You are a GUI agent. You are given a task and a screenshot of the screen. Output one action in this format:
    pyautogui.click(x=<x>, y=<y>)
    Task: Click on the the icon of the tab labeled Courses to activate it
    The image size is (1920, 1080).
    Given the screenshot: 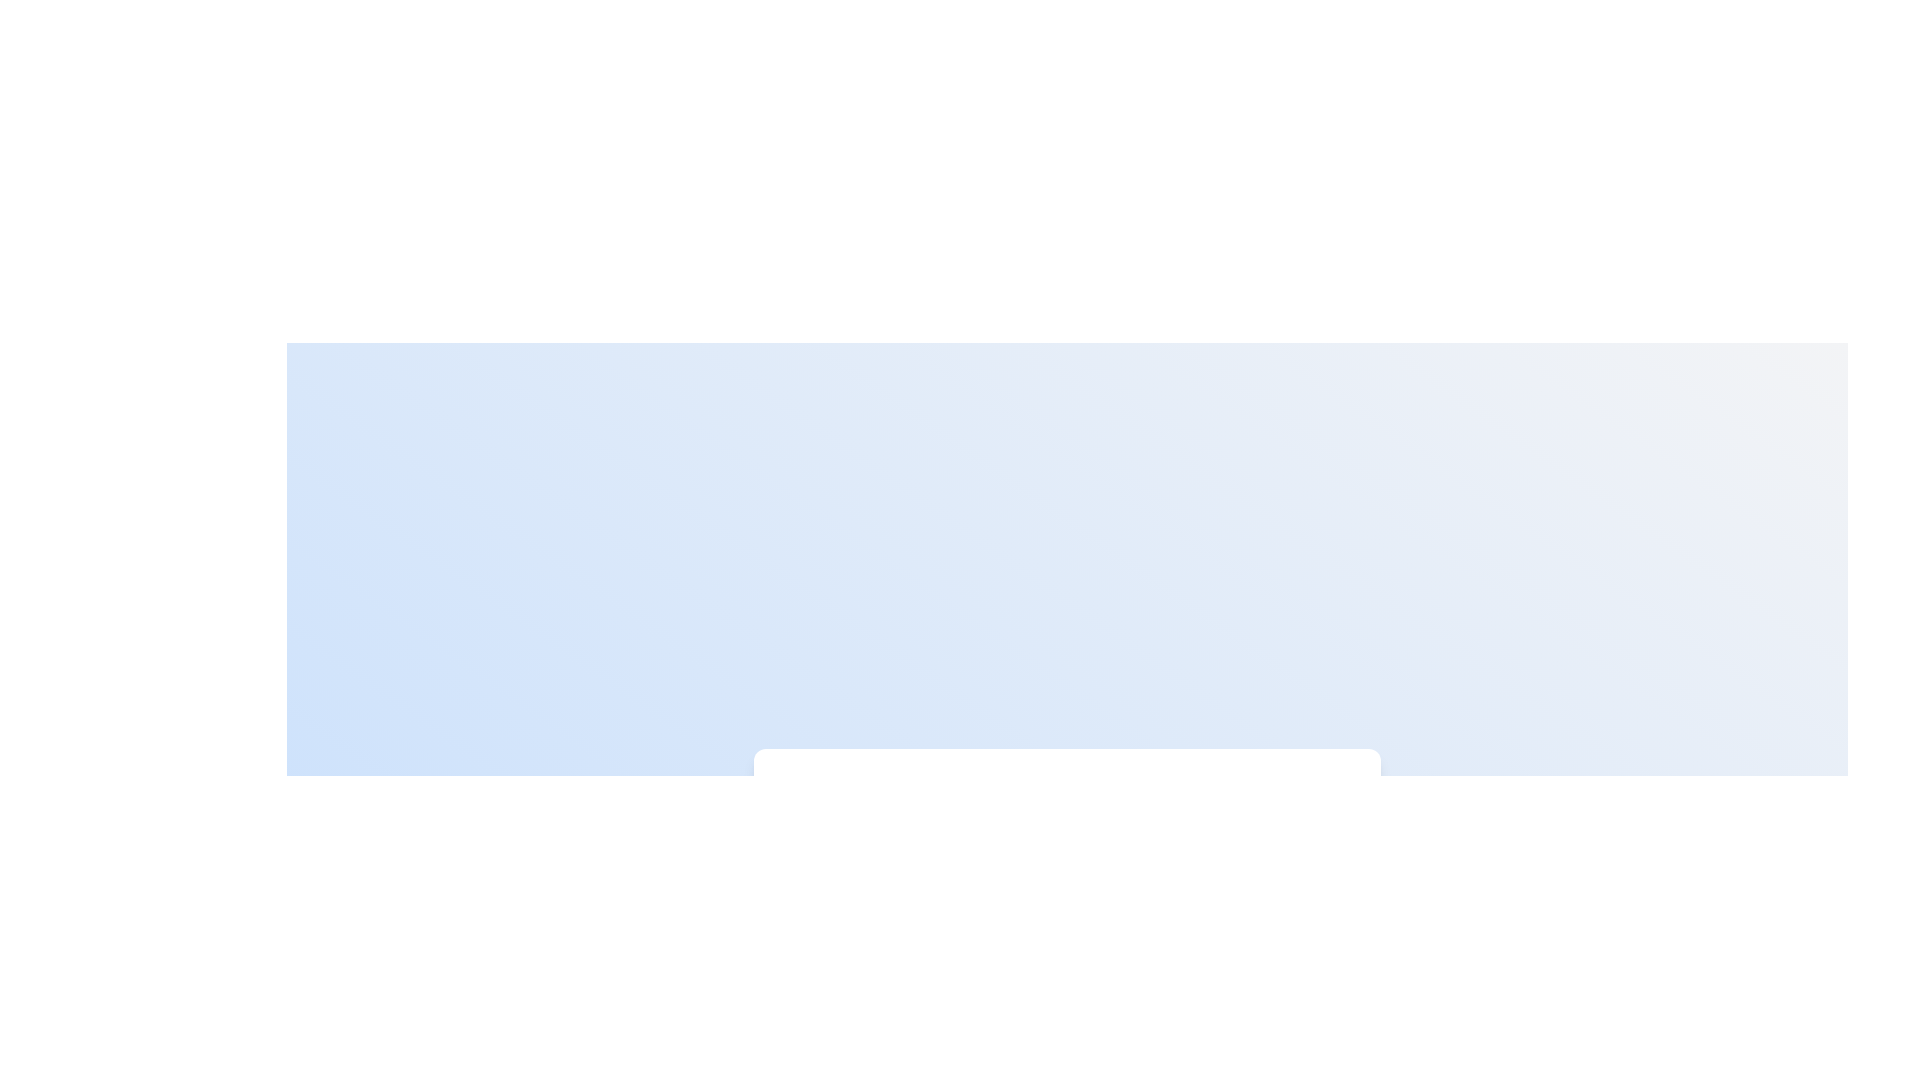 What is the action you would take?
    pyautogui.click(x=978, y=805)
    